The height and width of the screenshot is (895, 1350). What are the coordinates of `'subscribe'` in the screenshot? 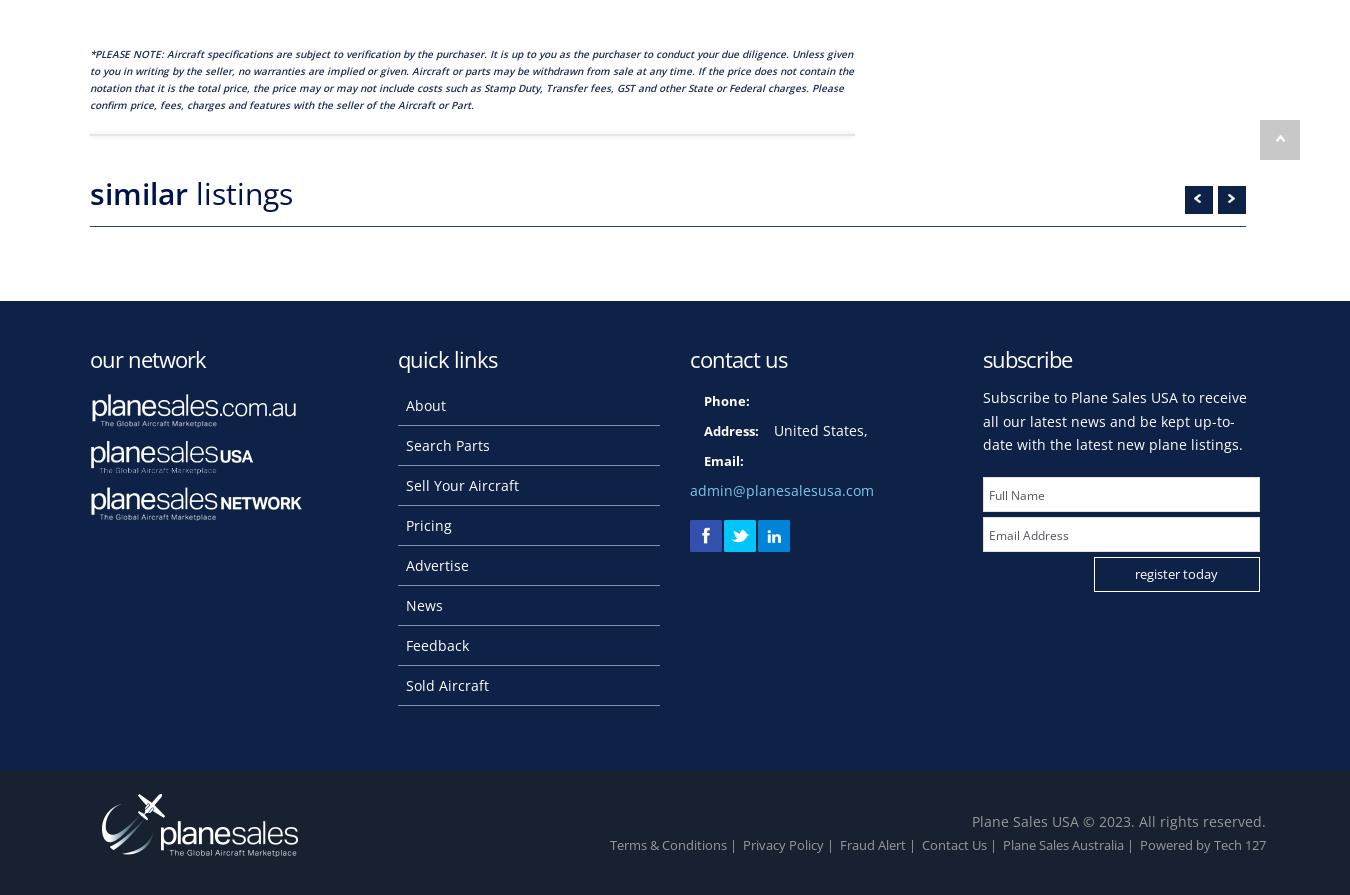 It's located at (1026, 358).